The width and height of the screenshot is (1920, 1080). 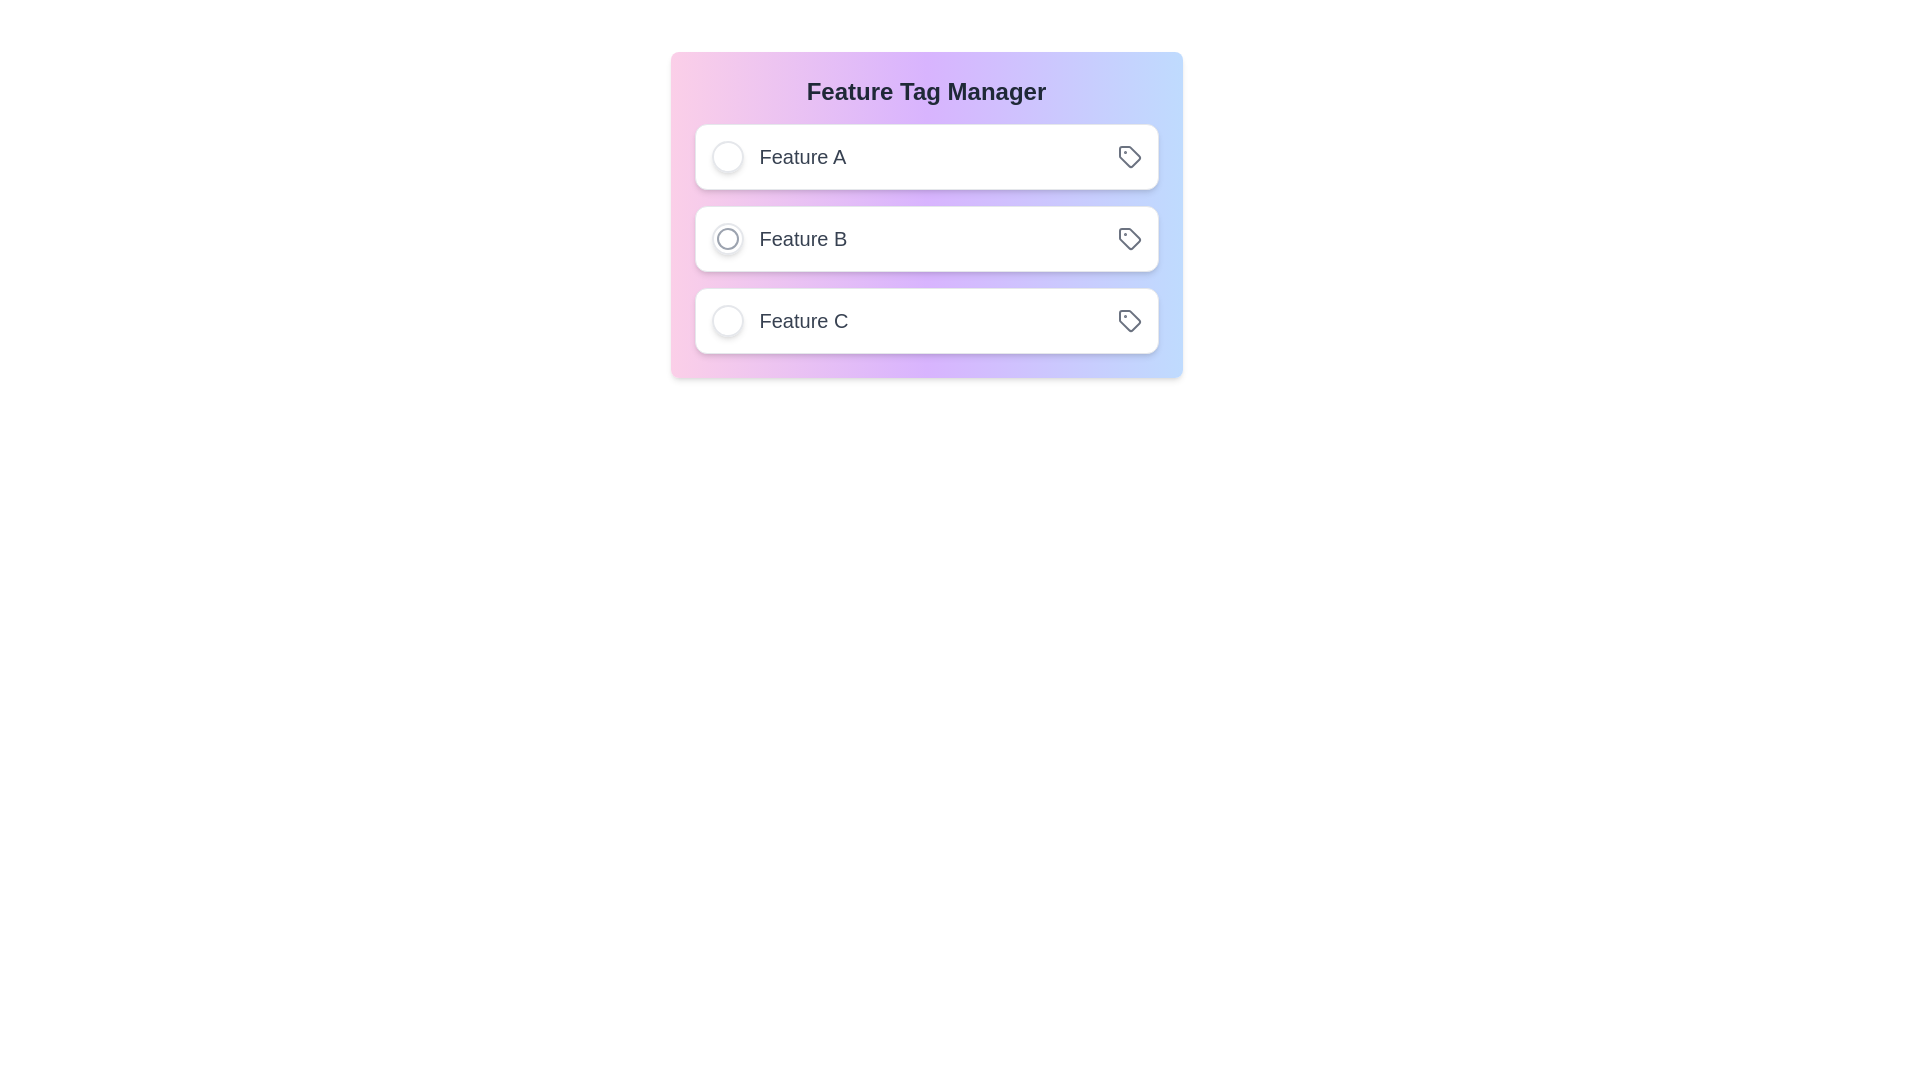 What do you see at coordinates (726, 238) in the screenshot?
I see `circular outline of the checkbox for 'Feature B' to analyze its styling properties` at bounding box center [726, 238].